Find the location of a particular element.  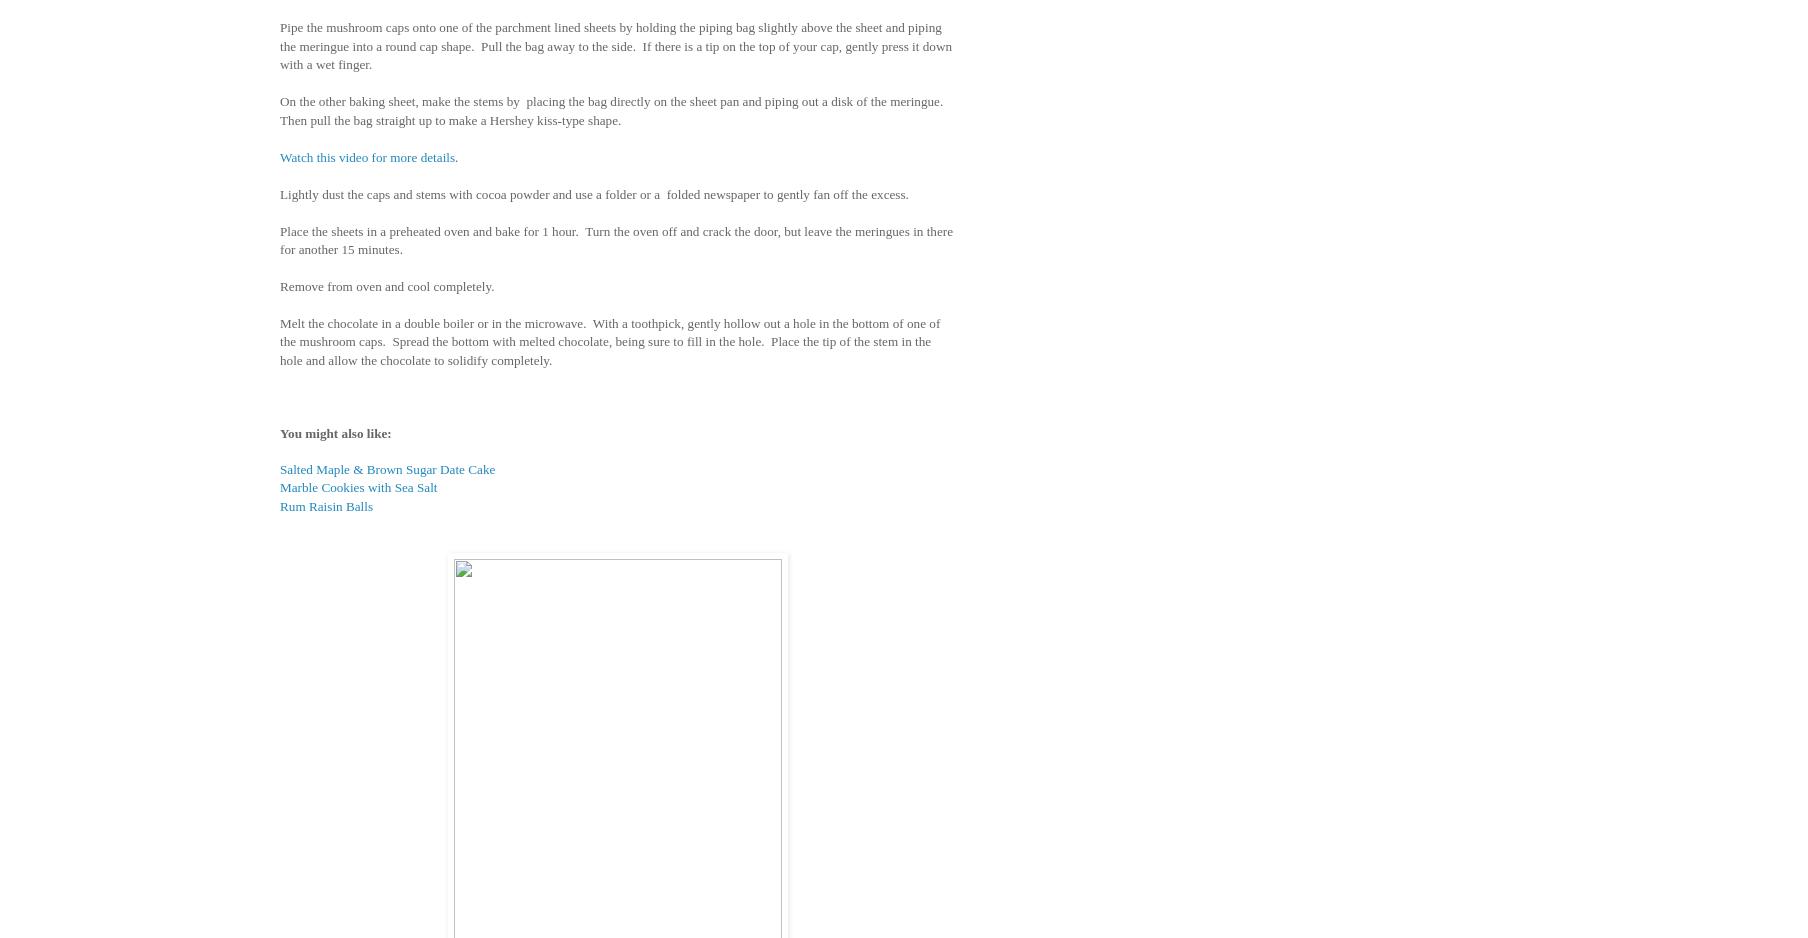

'Place the sheets in a preheated oven and bake for 1 hour.  Turn the oven off and crack the door, but leave the meringues in there for another 15 minutes.' is located at coordinates (279, 239).